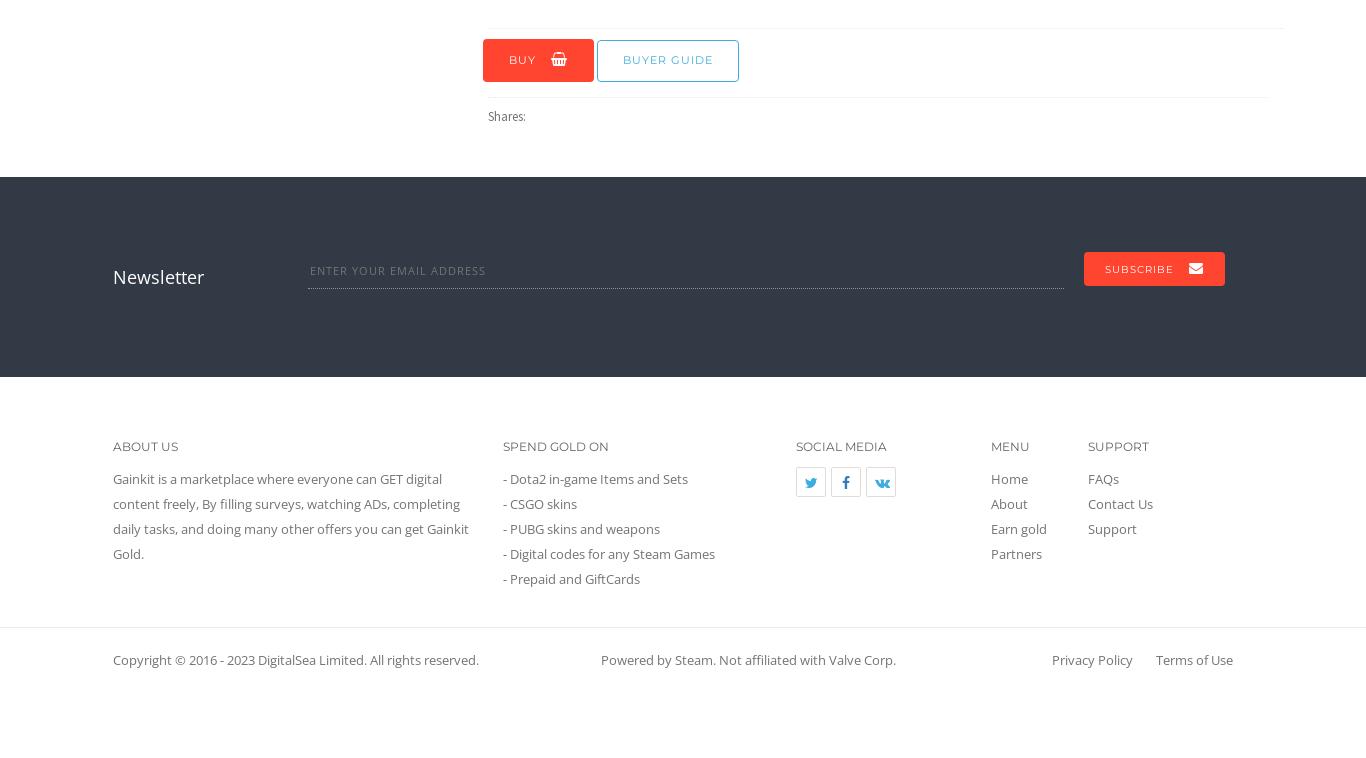 This screenshot has width=1366, height=758. I want to click on 'Social Media', so click(839, 444).